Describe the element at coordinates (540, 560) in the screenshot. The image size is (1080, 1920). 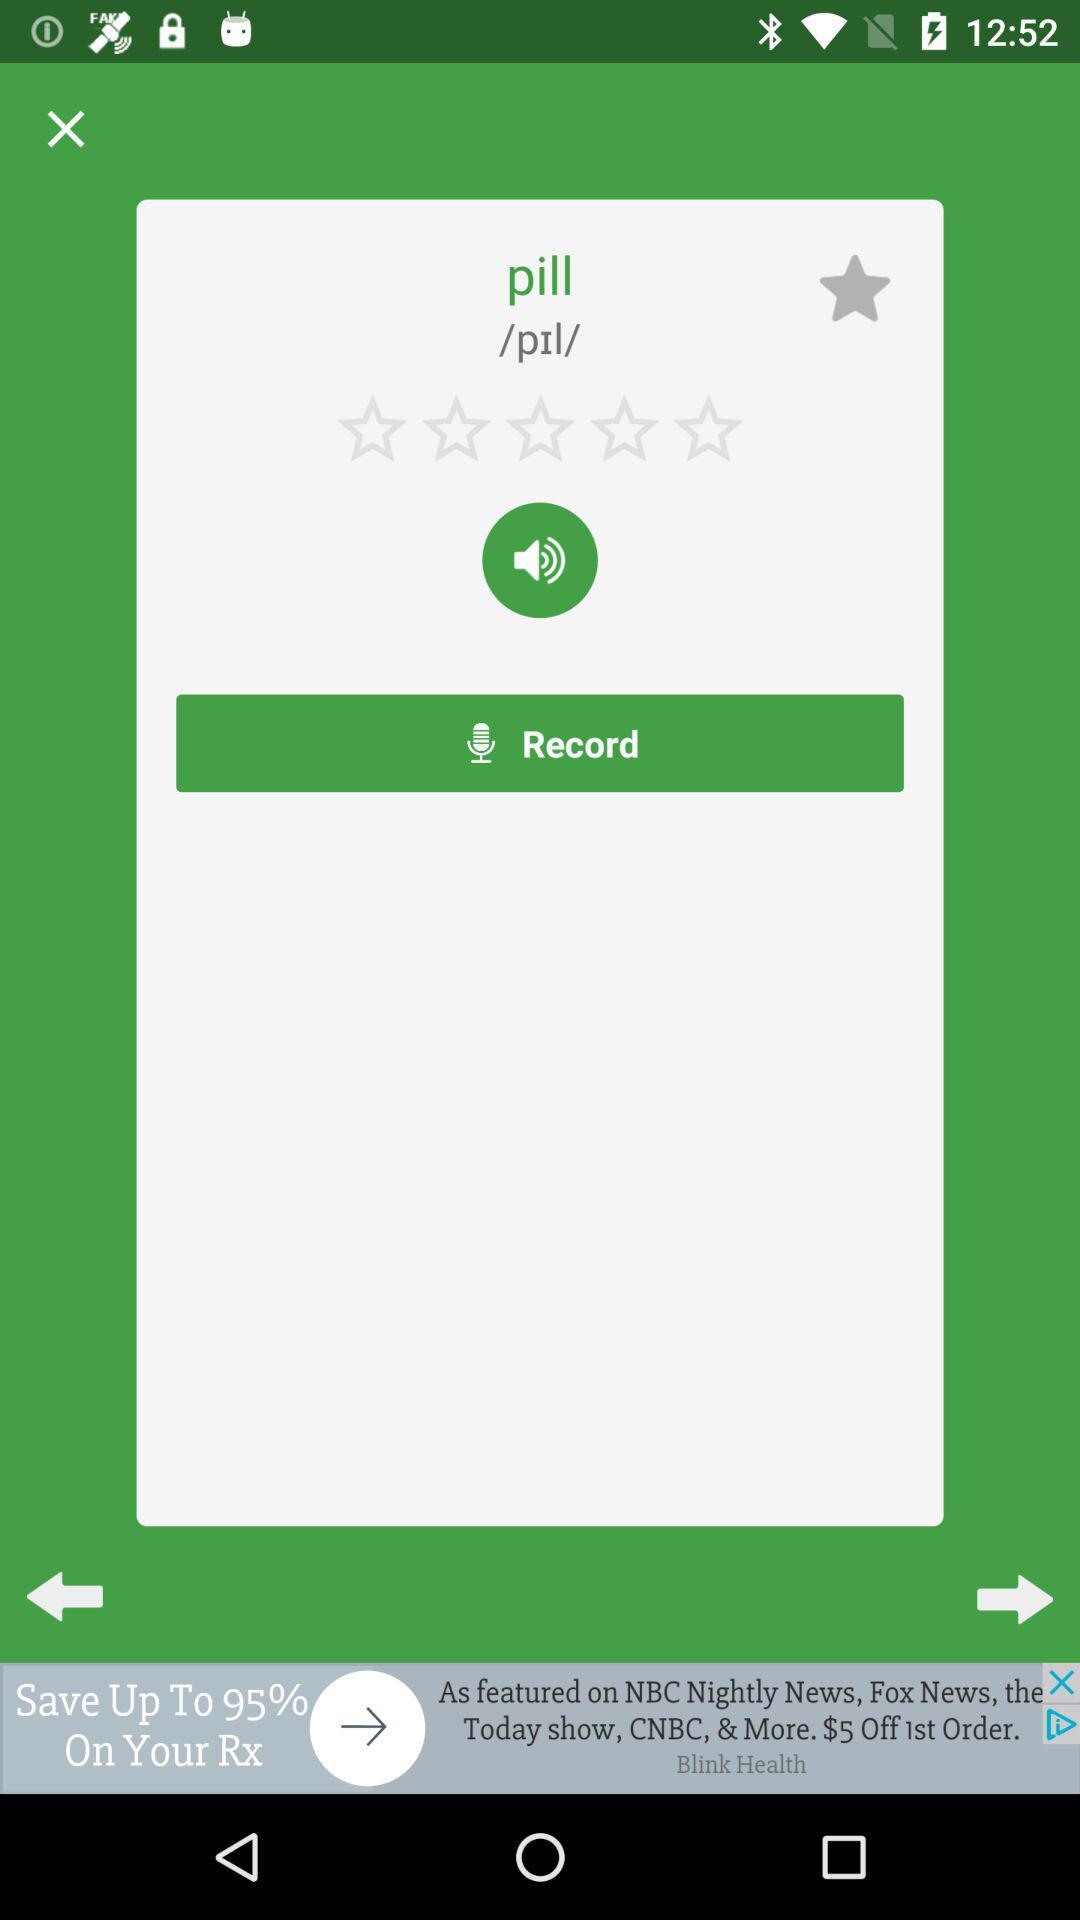
I see `reading the world outloud` at that location.